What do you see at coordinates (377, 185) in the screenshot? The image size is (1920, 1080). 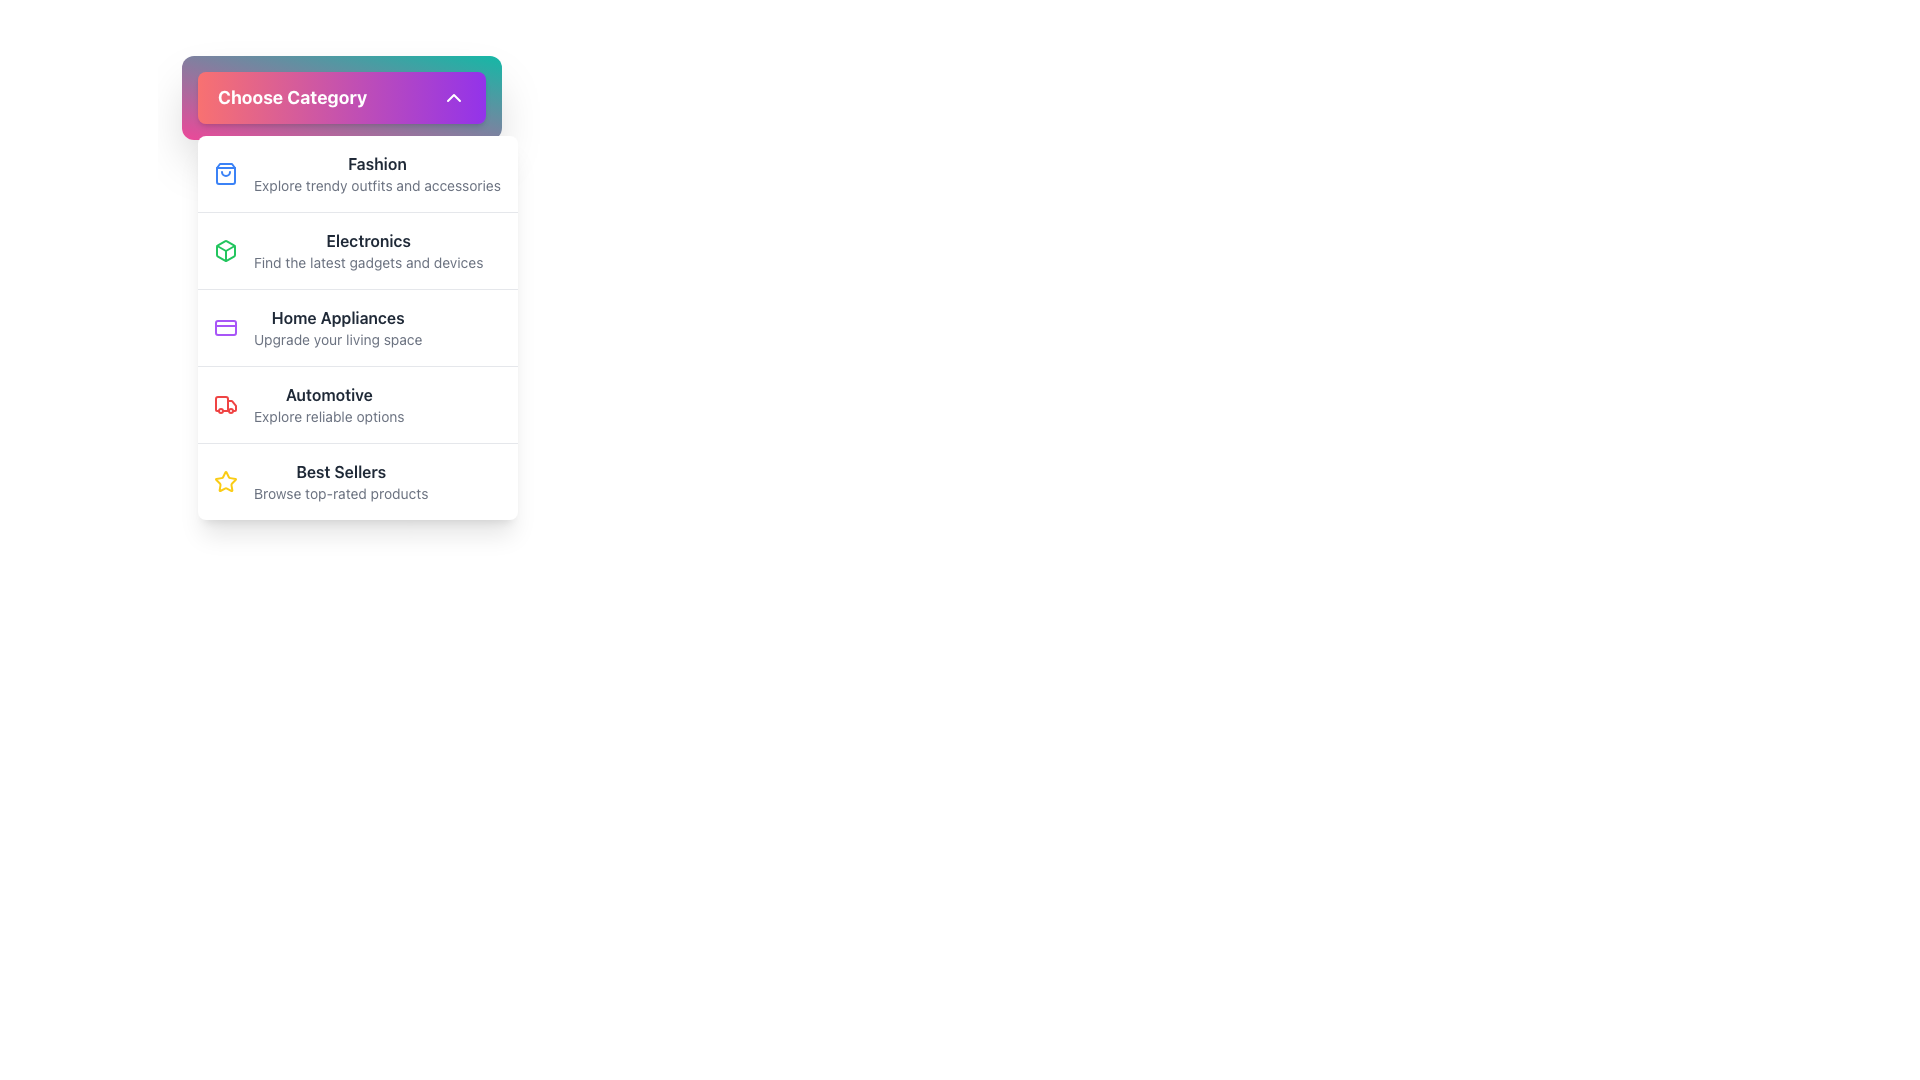 I see `the text label reading 'Explore trendy outfits and accessories', which is located below the bold text 'Fashion' within the 'Choose Category' dropdown menu` at bounding box center [377, 185].